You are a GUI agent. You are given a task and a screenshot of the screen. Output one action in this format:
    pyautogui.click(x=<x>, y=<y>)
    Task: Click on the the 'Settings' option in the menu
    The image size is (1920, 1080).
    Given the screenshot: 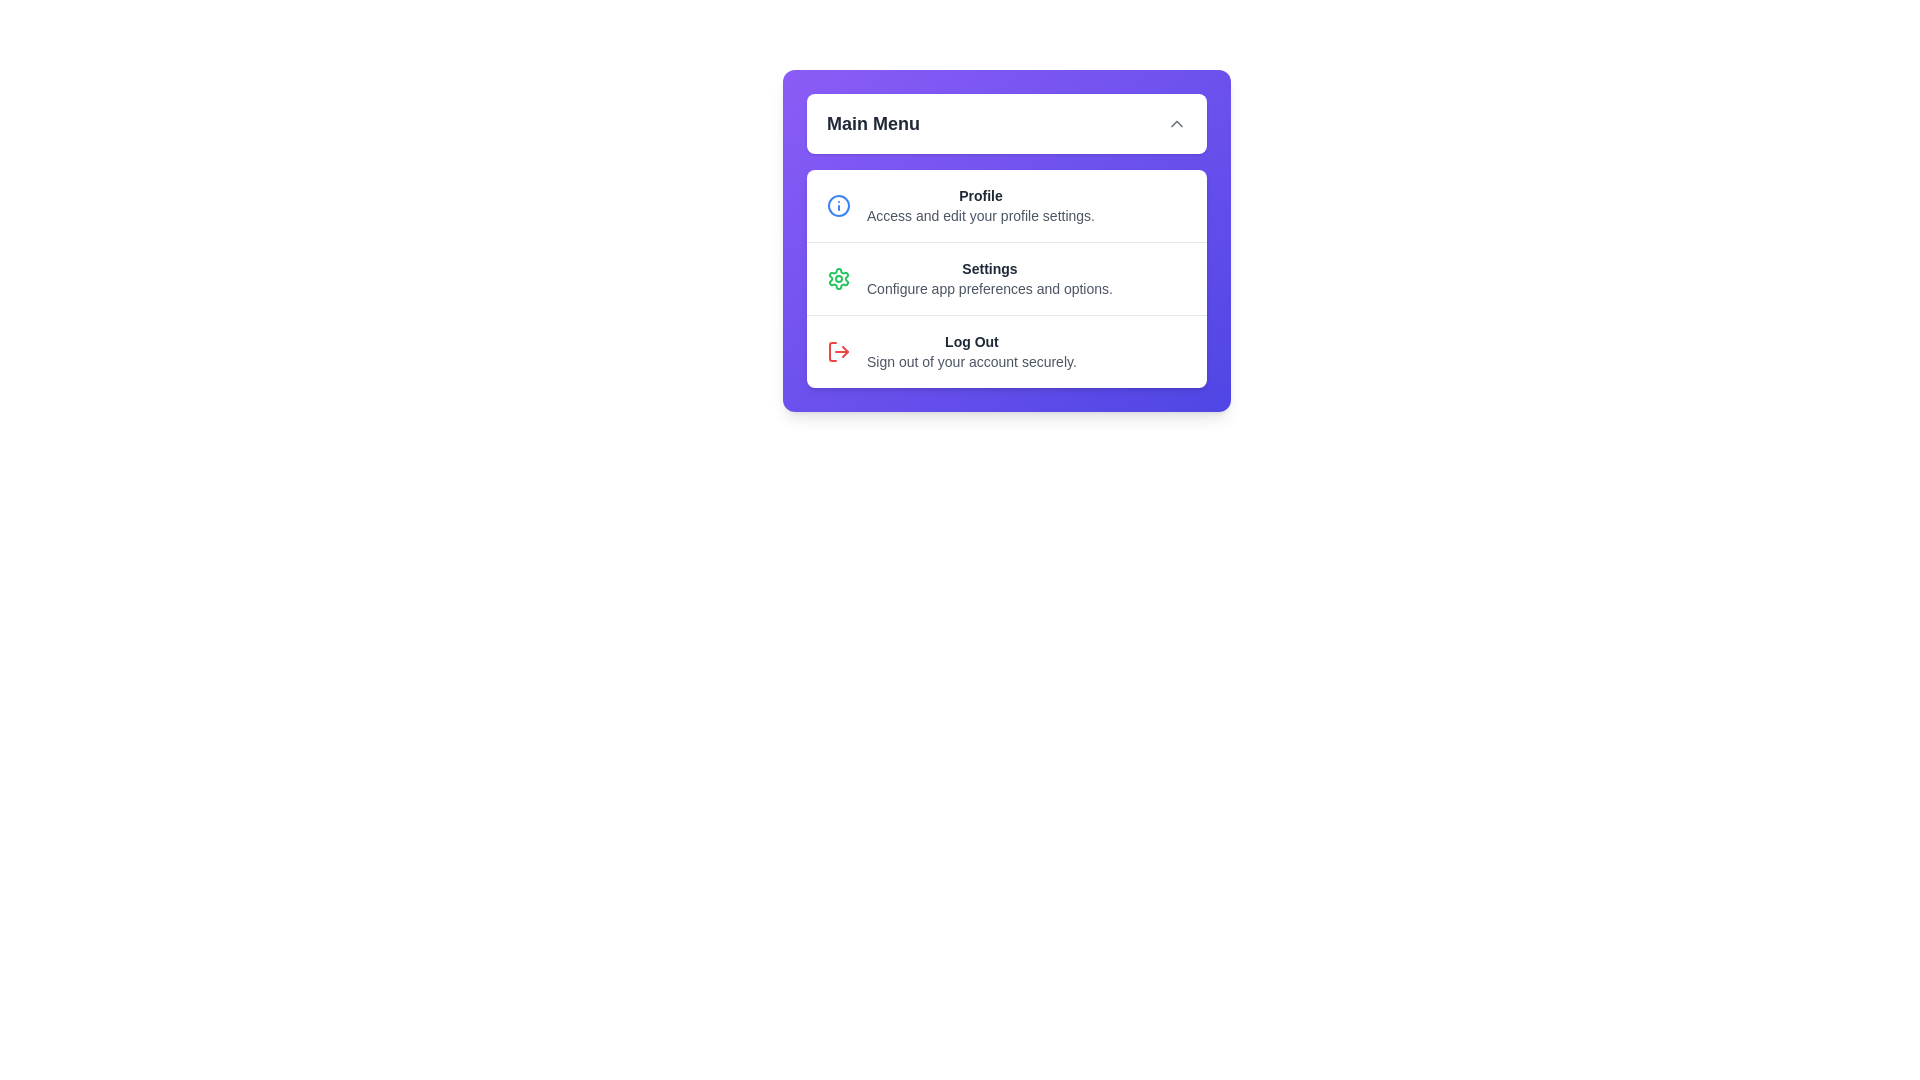 What is the action you would take?
    pyautogui.click(x=1007, y=278)
    